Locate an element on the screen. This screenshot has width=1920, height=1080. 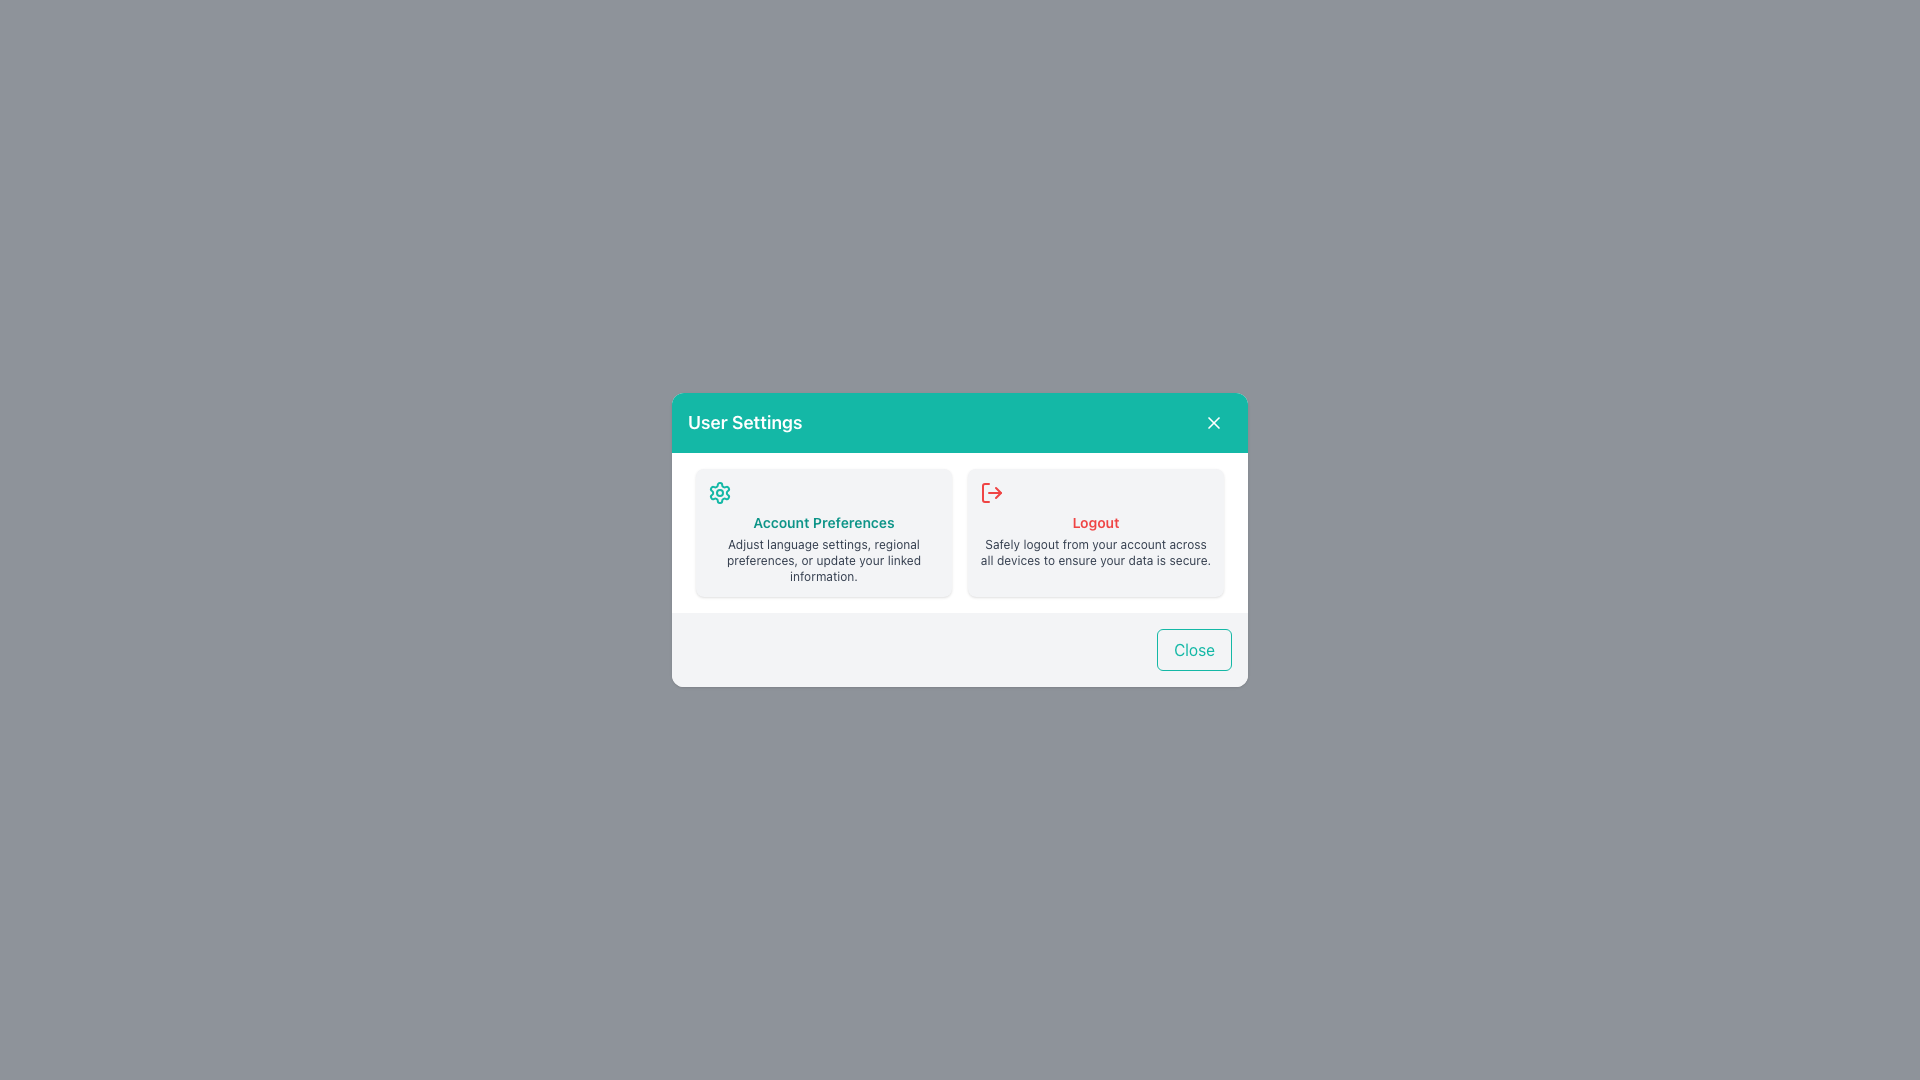
the log-out icon which is centrally located within the 'Logout' card, positioned above the word 'Logout' and its descriptive text is located at coordinates (992, 493).